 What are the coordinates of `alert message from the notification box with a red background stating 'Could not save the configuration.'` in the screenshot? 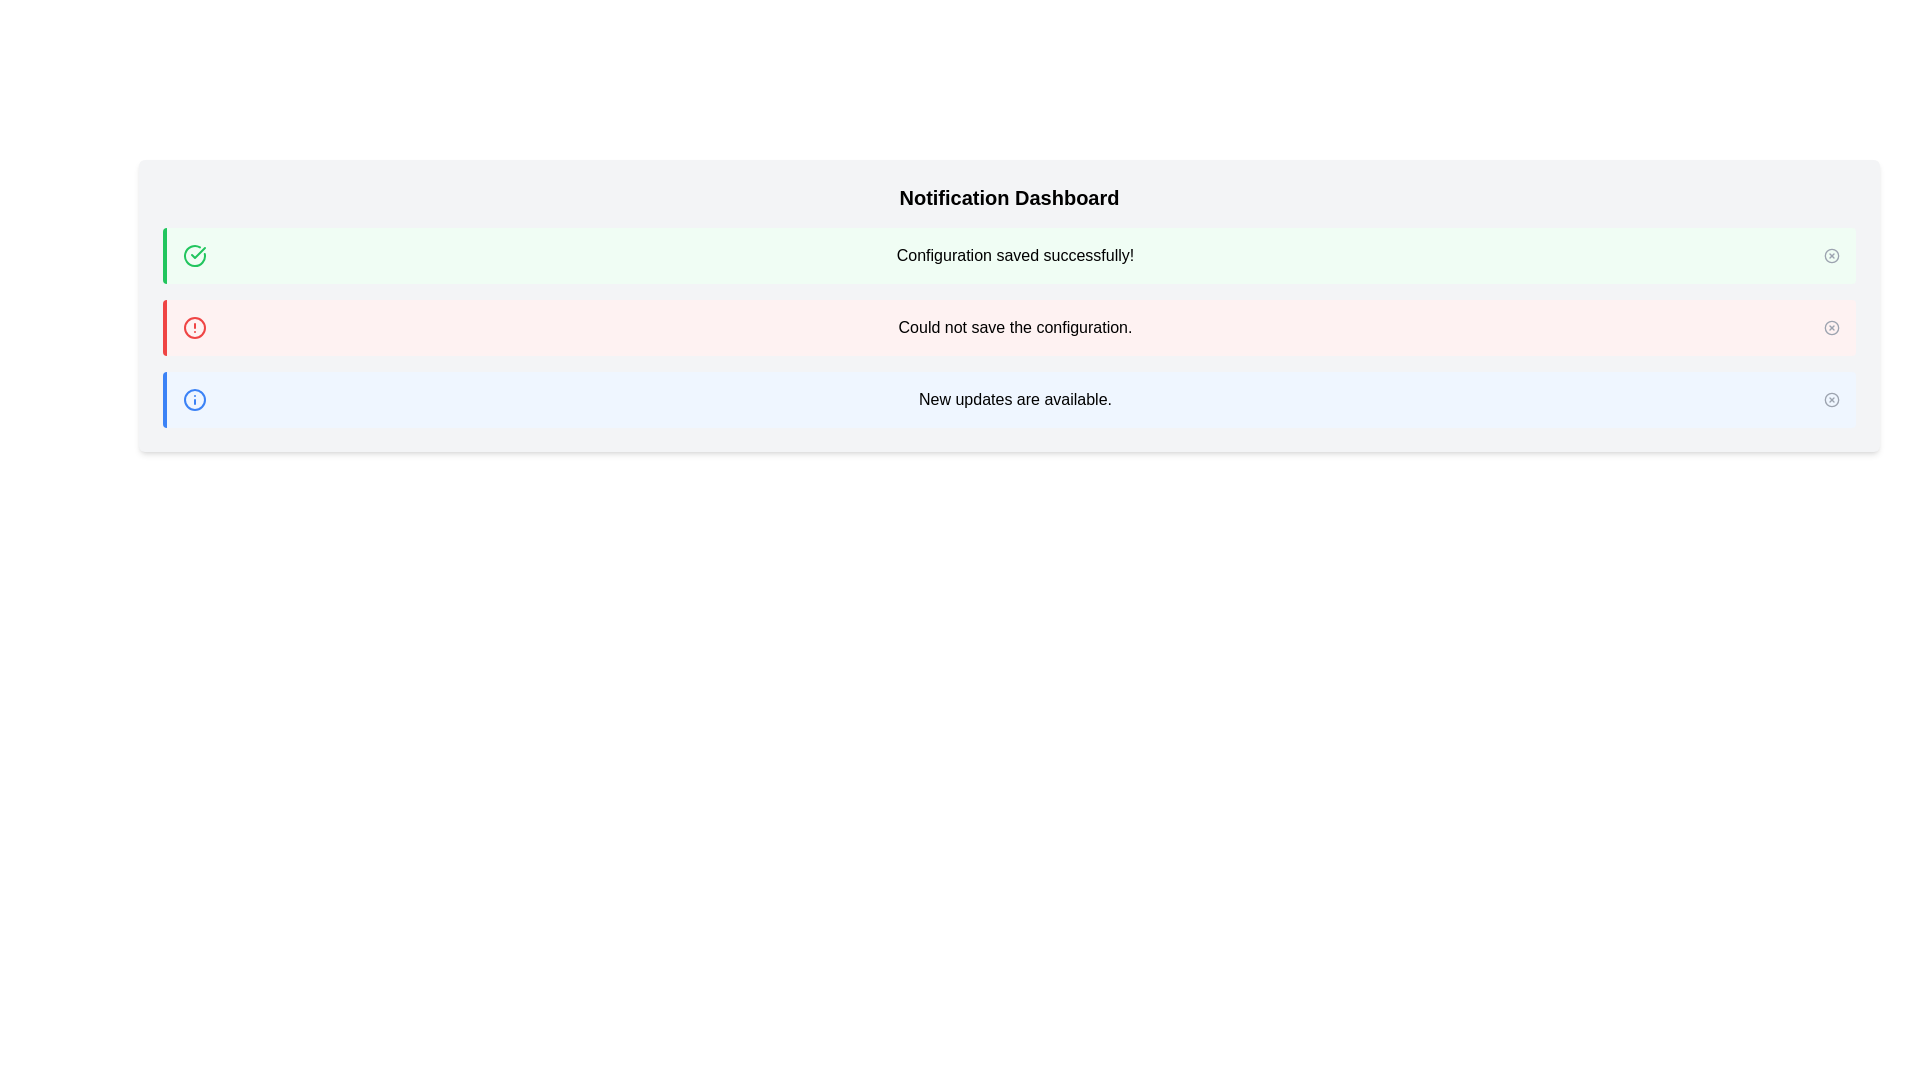 It's located at (1009, 326).